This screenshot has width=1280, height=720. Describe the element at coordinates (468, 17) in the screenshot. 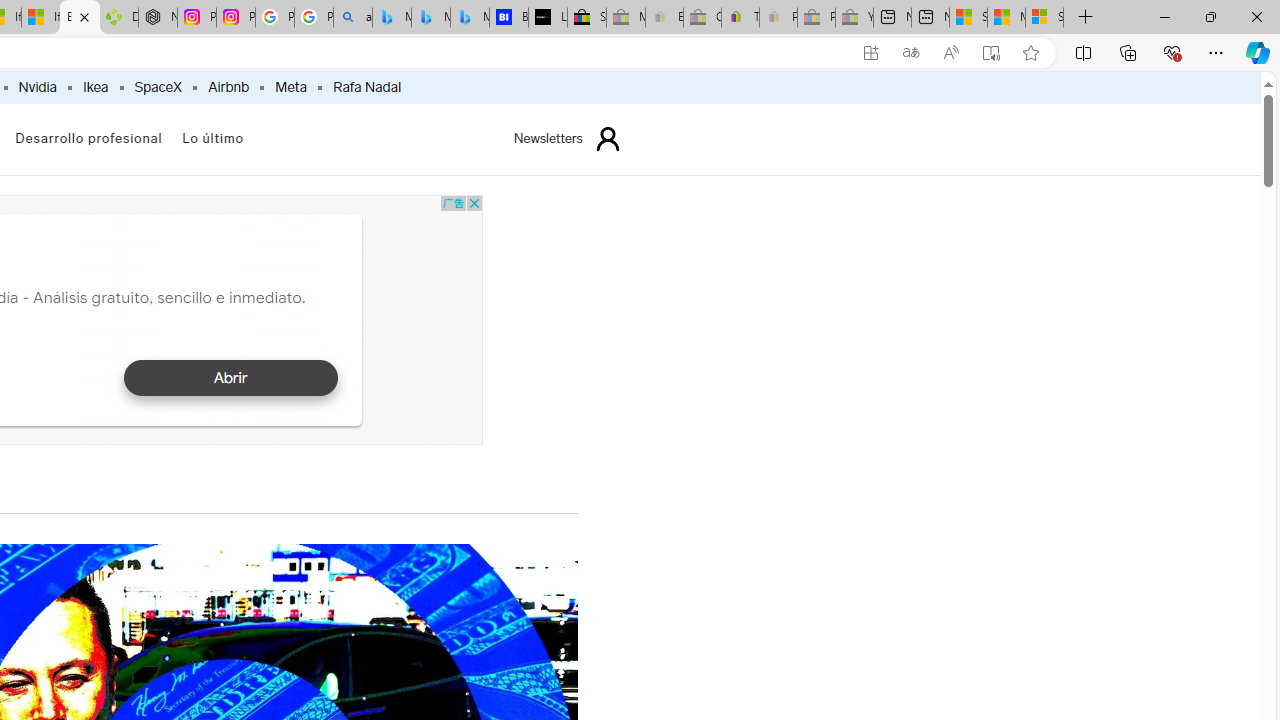

I see `'Microsoft Bing Travel - Shangri-La Hotel Bangkok'` at that location.